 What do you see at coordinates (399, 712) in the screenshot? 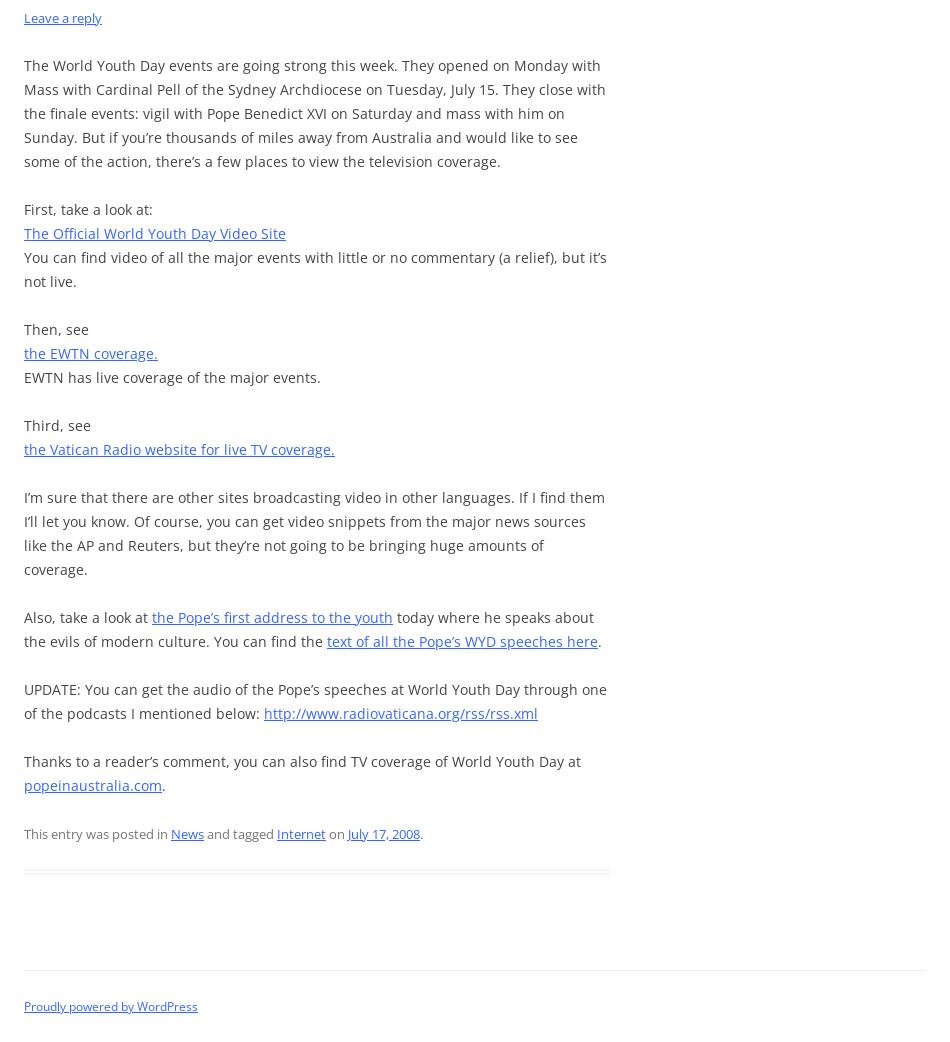
I see `'http://www.radiovaticana.org/rss/rss.xml'` at bounding box center [399, 712].